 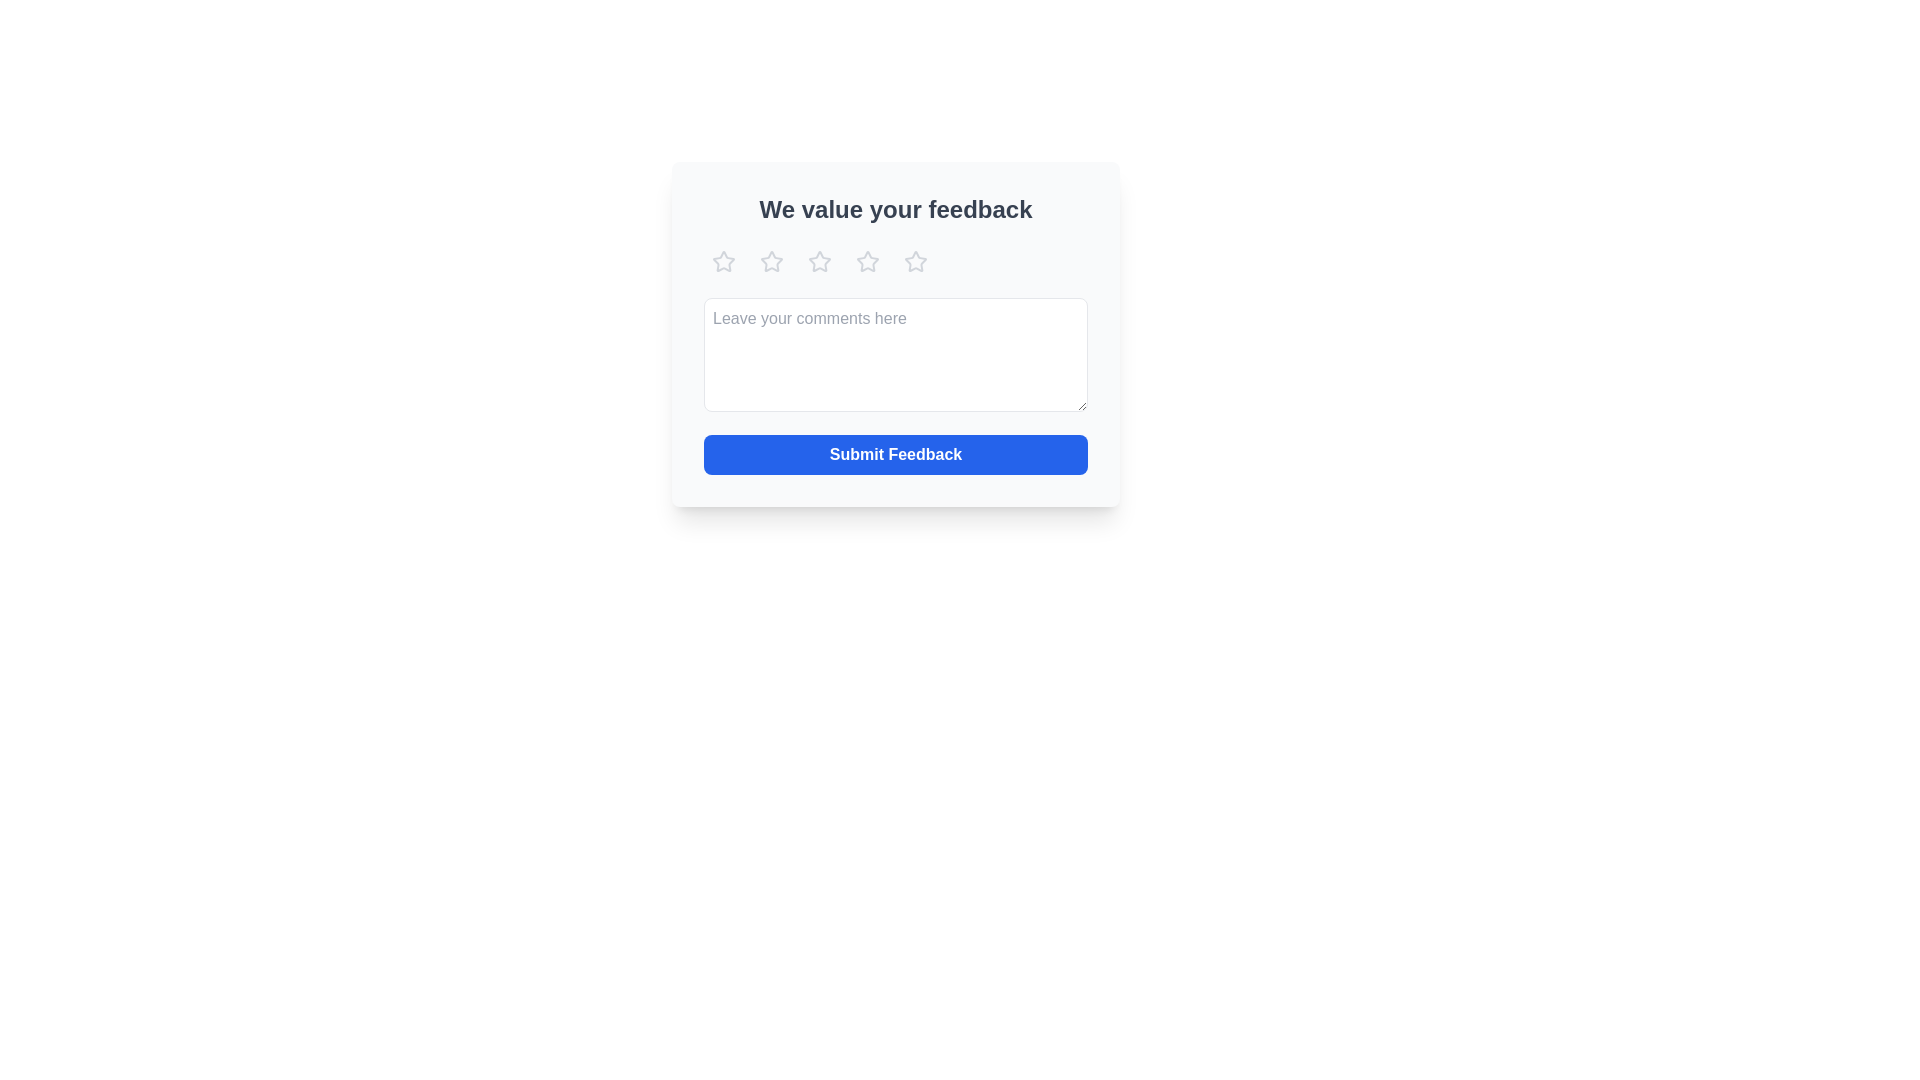 What do you see at coordinates (820, 261) in the screenshot?
I see `the third interactive star icon in a horizontal set of five stars at the top of the feedback modal` at bounding box center [820, 261].